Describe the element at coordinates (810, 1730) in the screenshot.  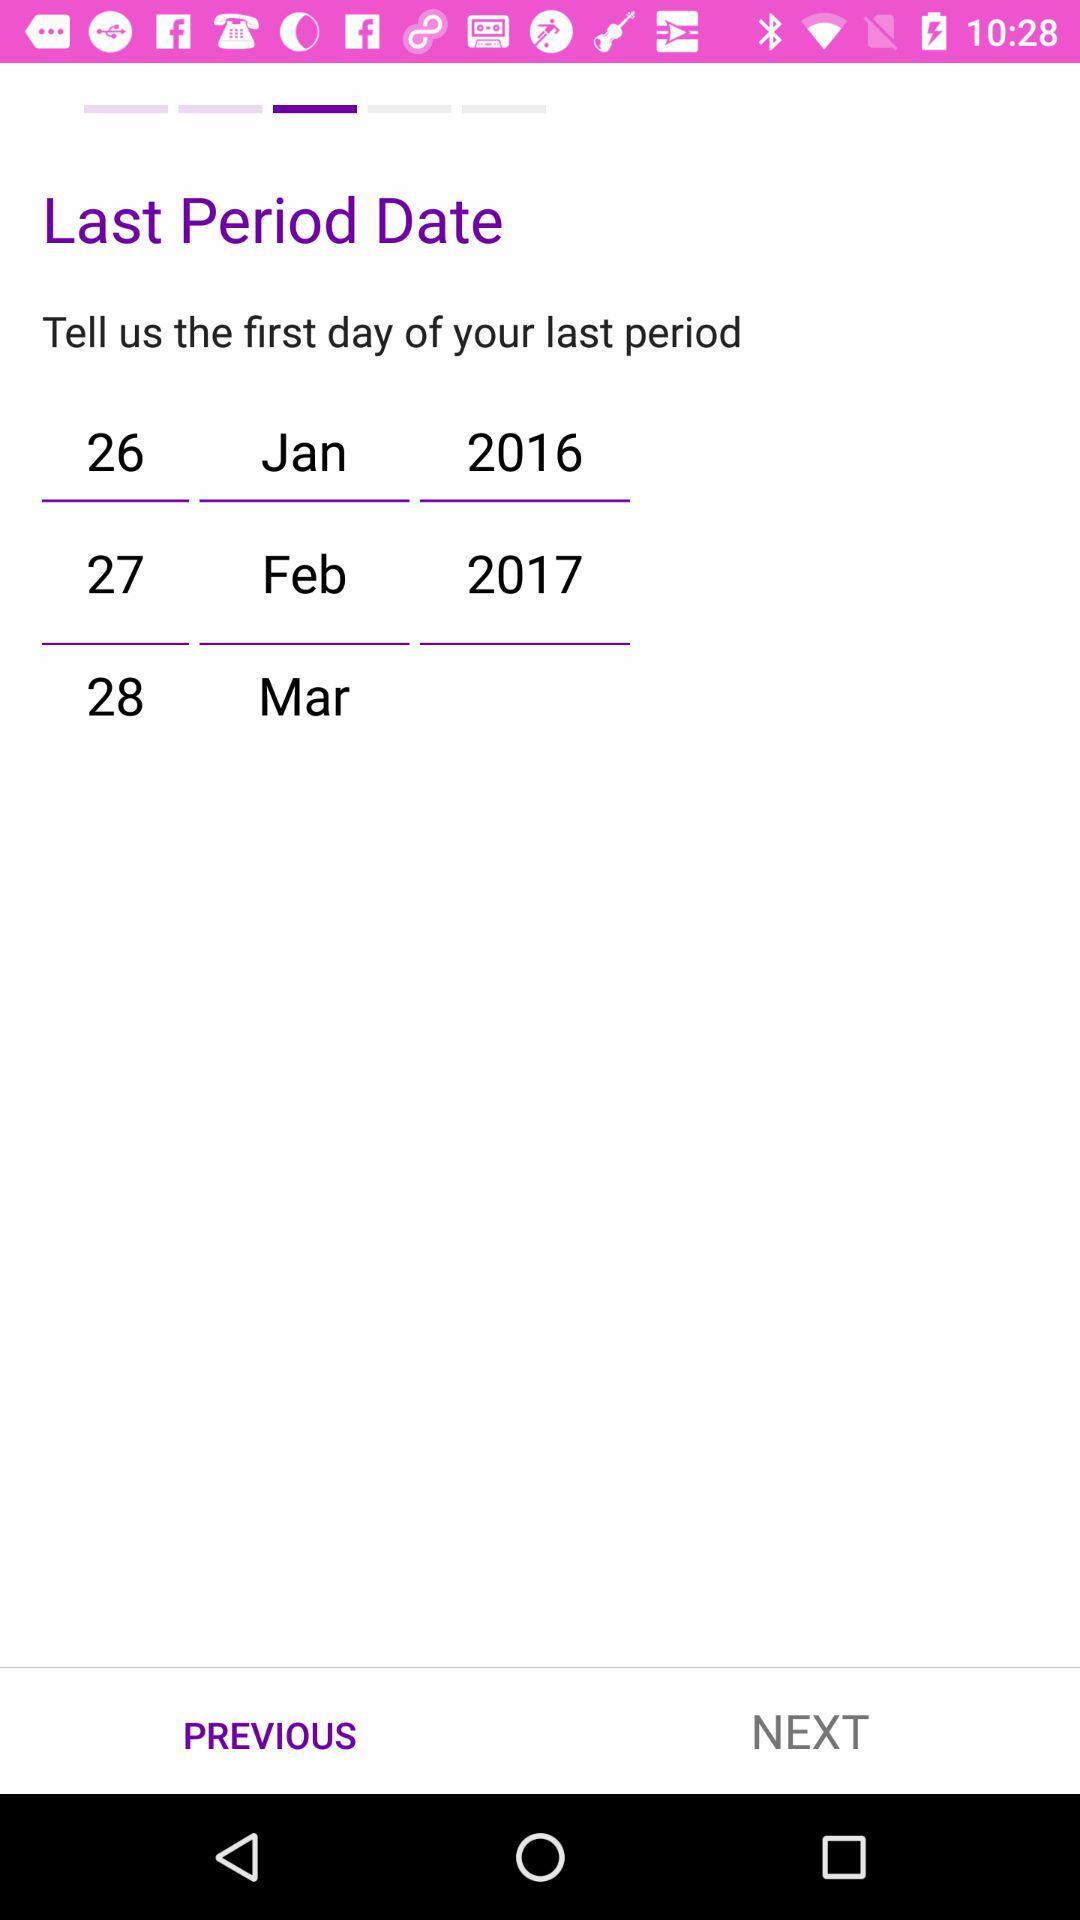
I see `the item next to previous item` at that location.